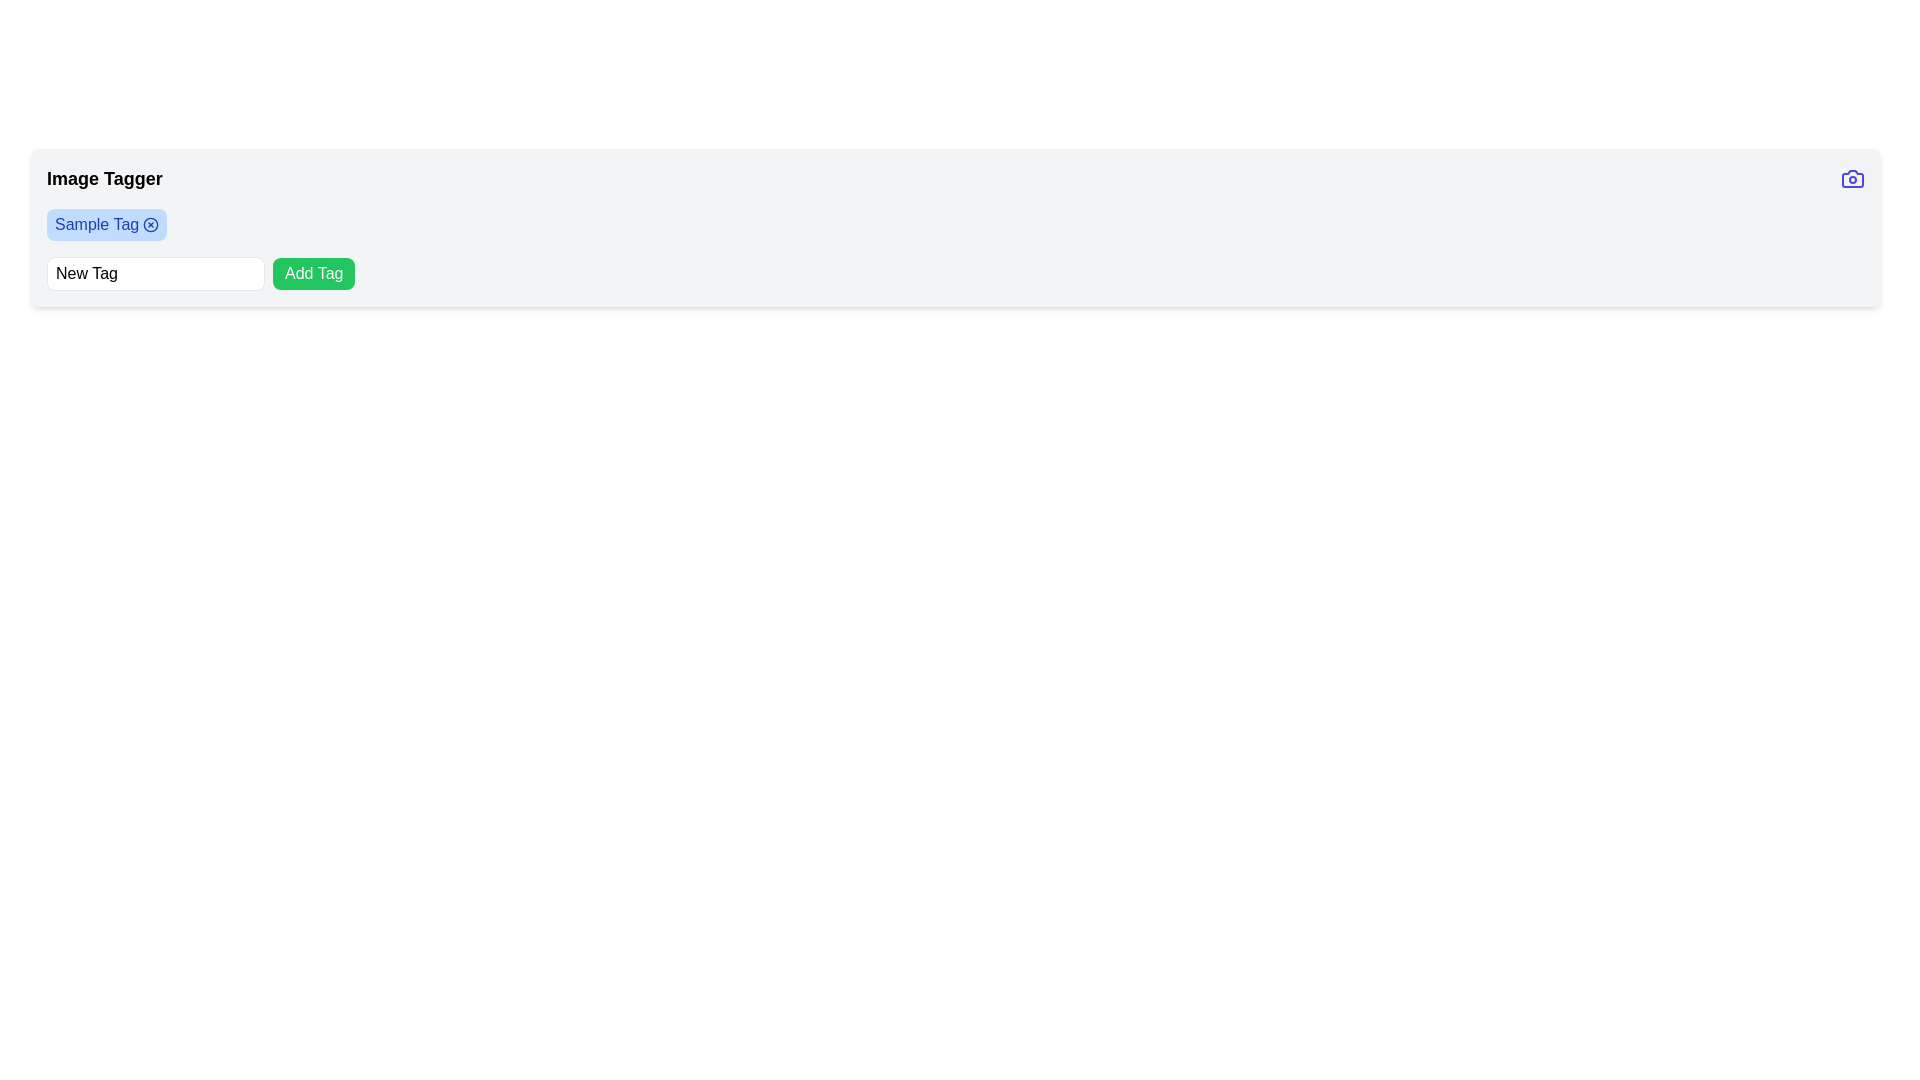 This screenshot has height=1080, width=1920. What do you see at coordinates (150, 224) in the screenshot?
I see `the circular close button with an 'X' icon` at bounding box center [150, 224].